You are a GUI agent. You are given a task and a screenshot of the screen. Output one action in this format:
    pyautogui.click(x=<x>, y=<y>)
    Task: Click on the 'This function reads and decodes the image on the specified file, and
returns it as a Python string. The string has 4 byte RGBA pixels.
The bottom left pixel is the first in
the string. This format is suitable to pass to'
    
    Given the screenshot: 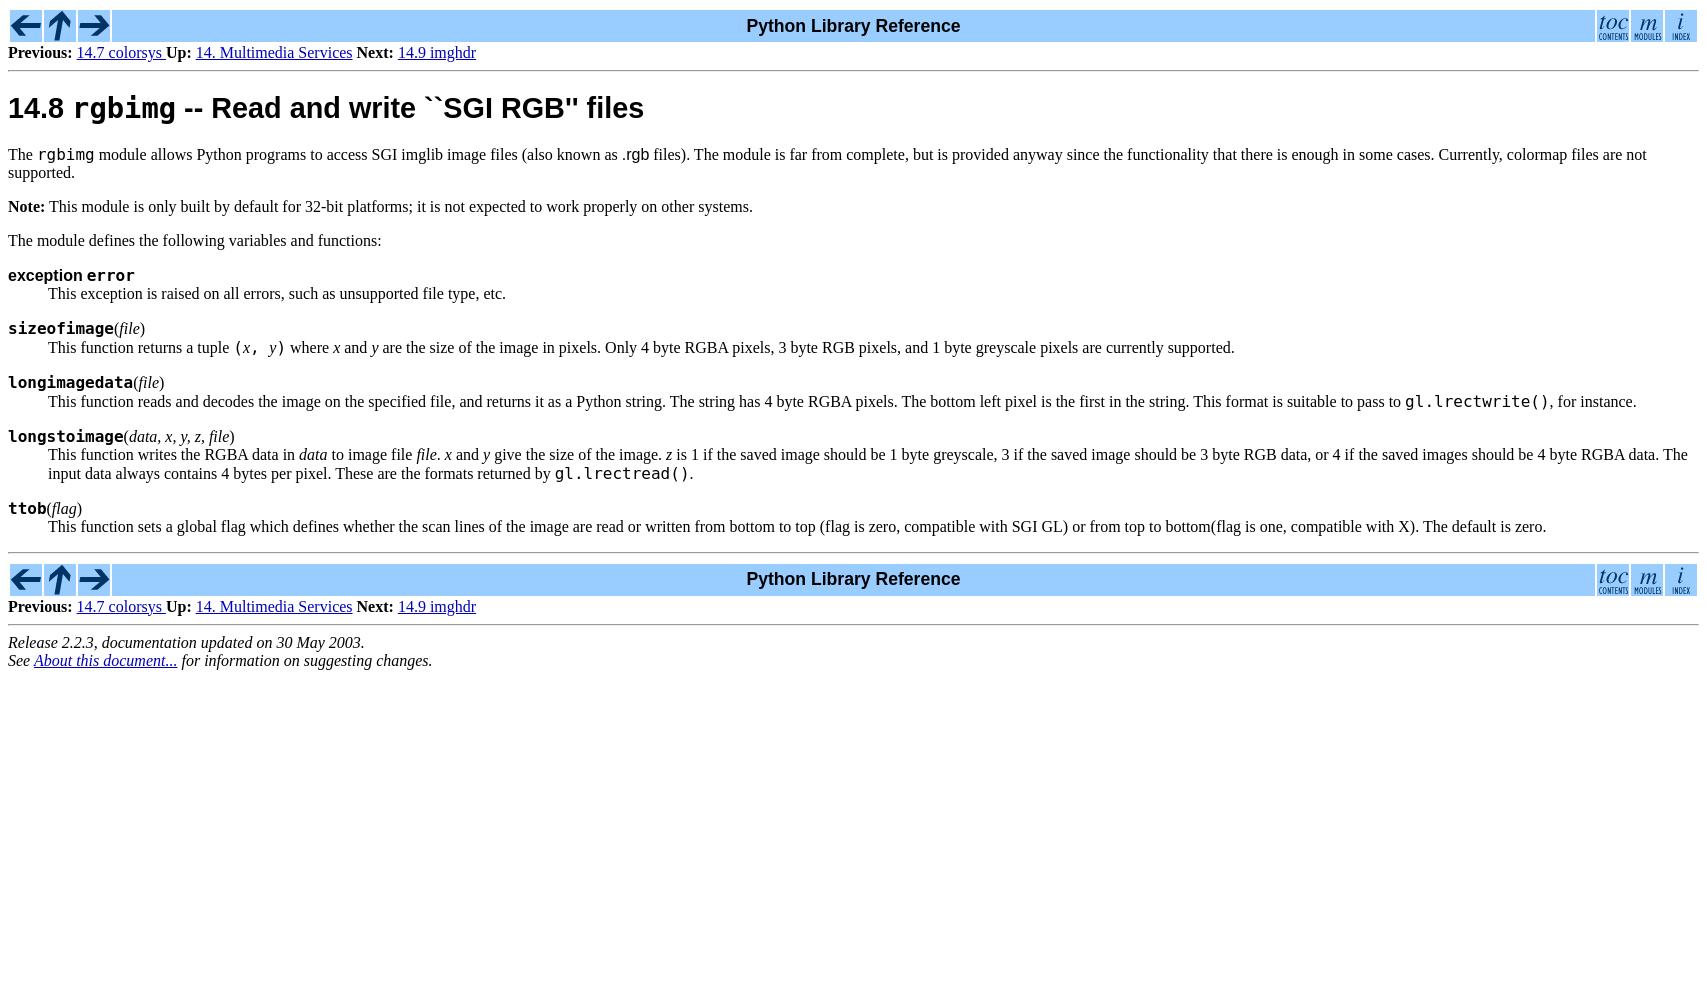 What is the action you would take?
    pyautogui.click(x=726, y=400)
    